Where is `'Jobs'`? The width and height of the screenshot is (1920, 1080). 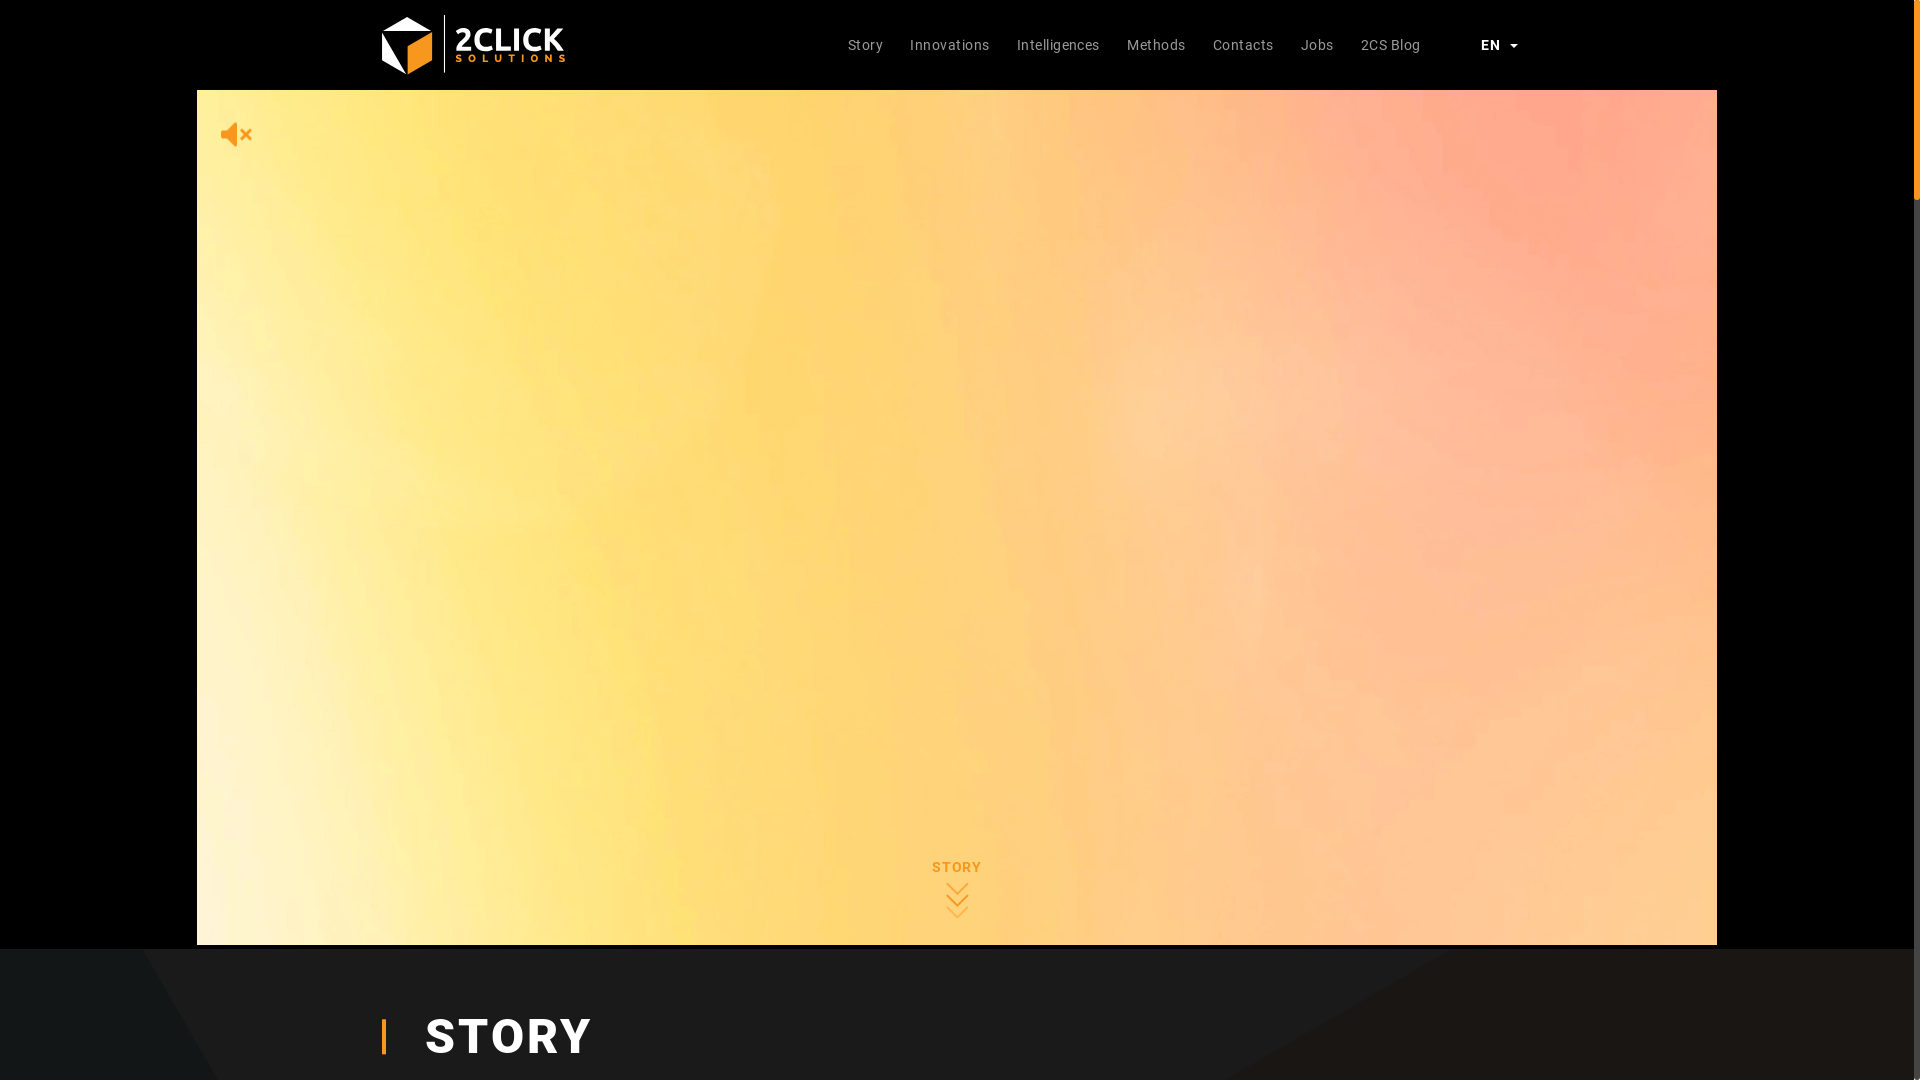 'Jobs' is located at coordinates (1286, 44).